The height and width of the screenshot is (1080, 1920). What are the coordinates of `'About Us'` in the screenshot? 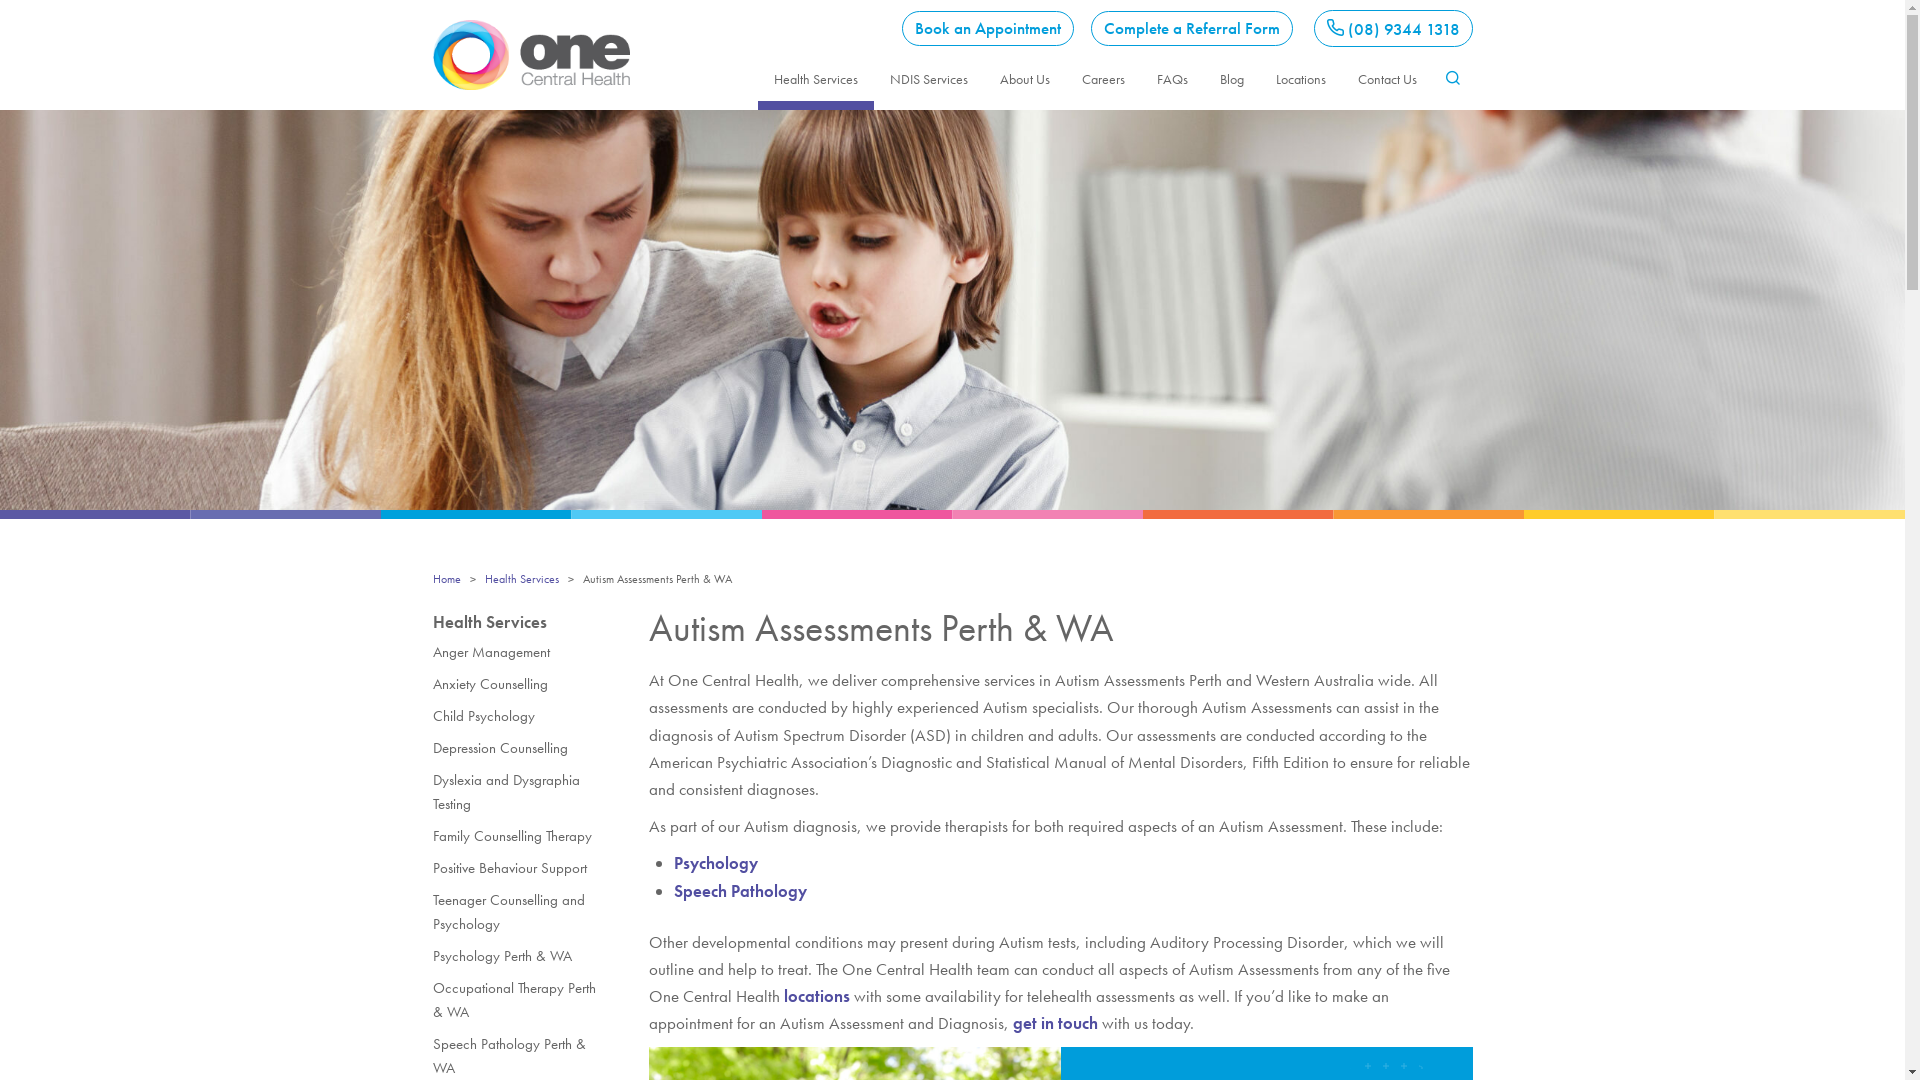 It's located at (983, 77).